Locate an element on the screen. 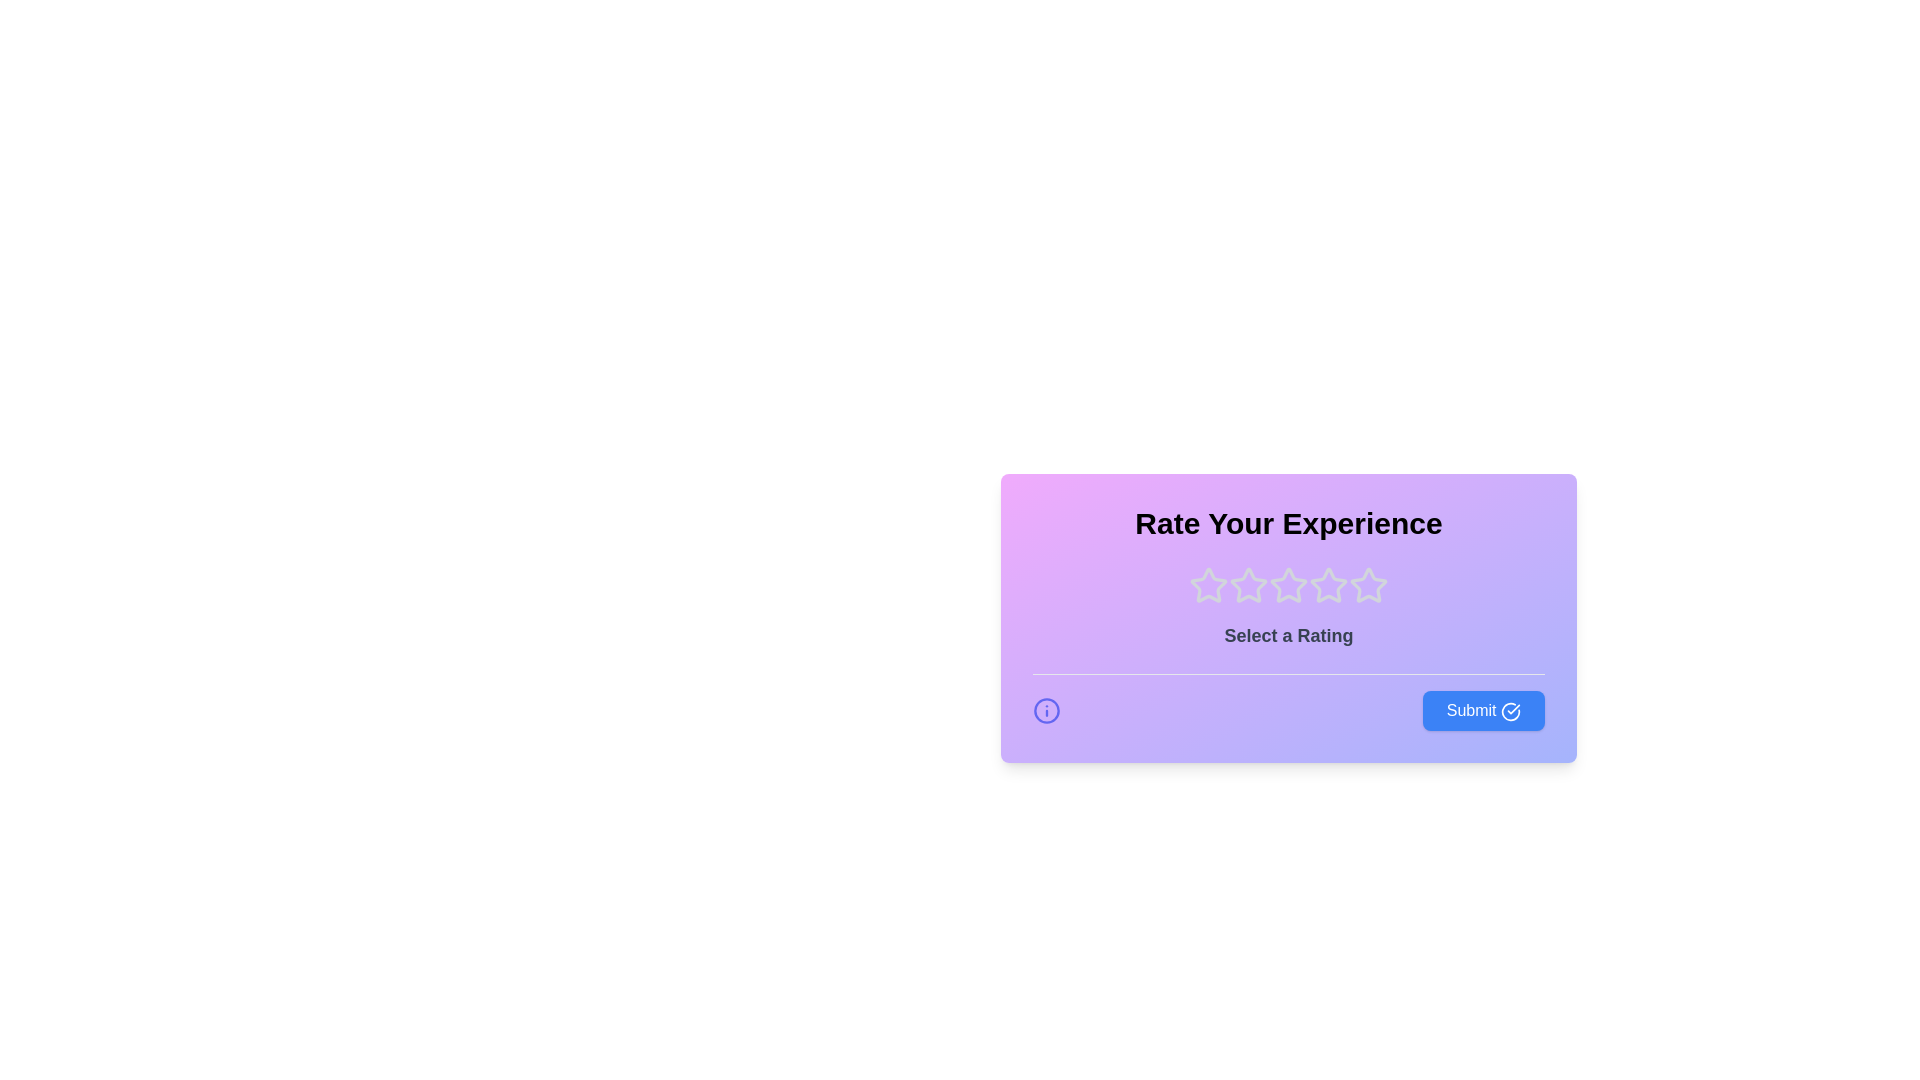  the star corresponding to 4 rating is located at coordinates (1329, 585).